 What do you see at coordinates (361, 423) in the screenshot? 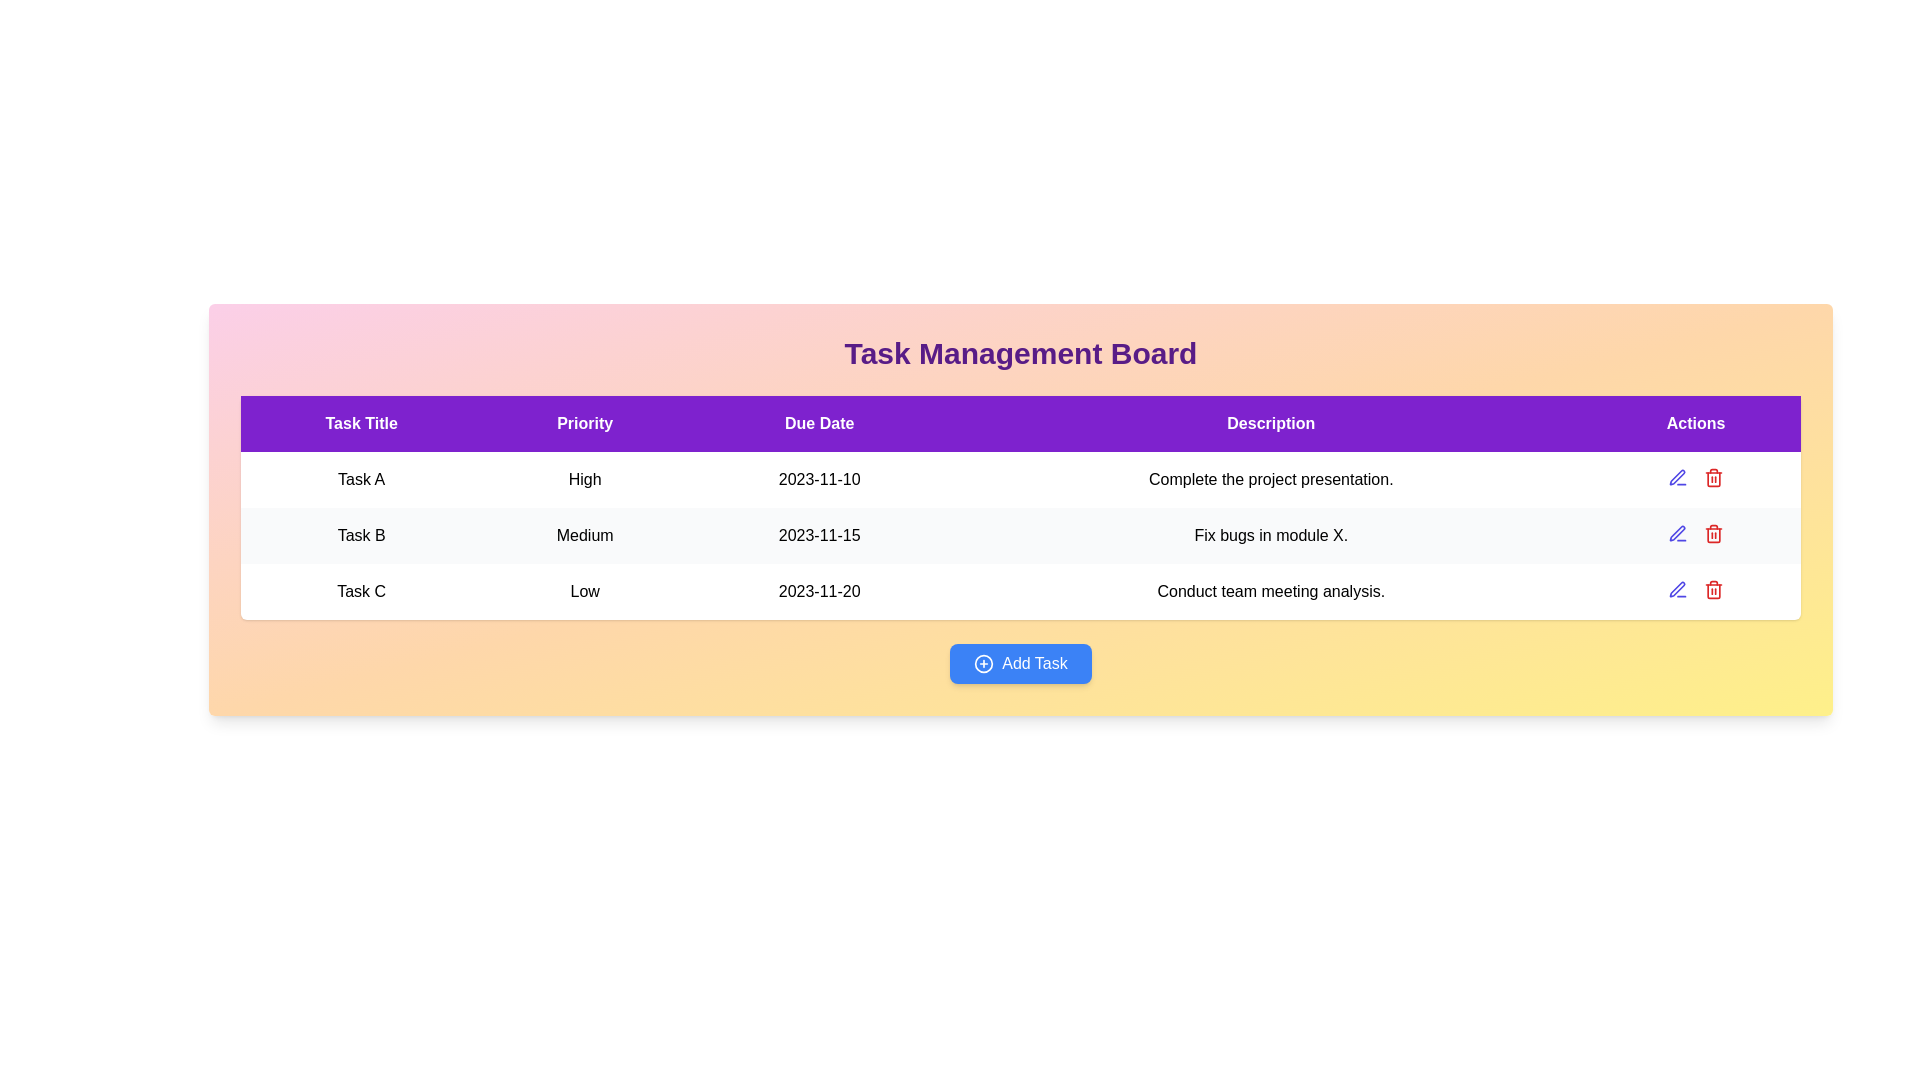
I see `the Static text header element labeled 'Task Title', which is centered in a purple background and located at the top-left of the table header` at bounding box center [361, 423].